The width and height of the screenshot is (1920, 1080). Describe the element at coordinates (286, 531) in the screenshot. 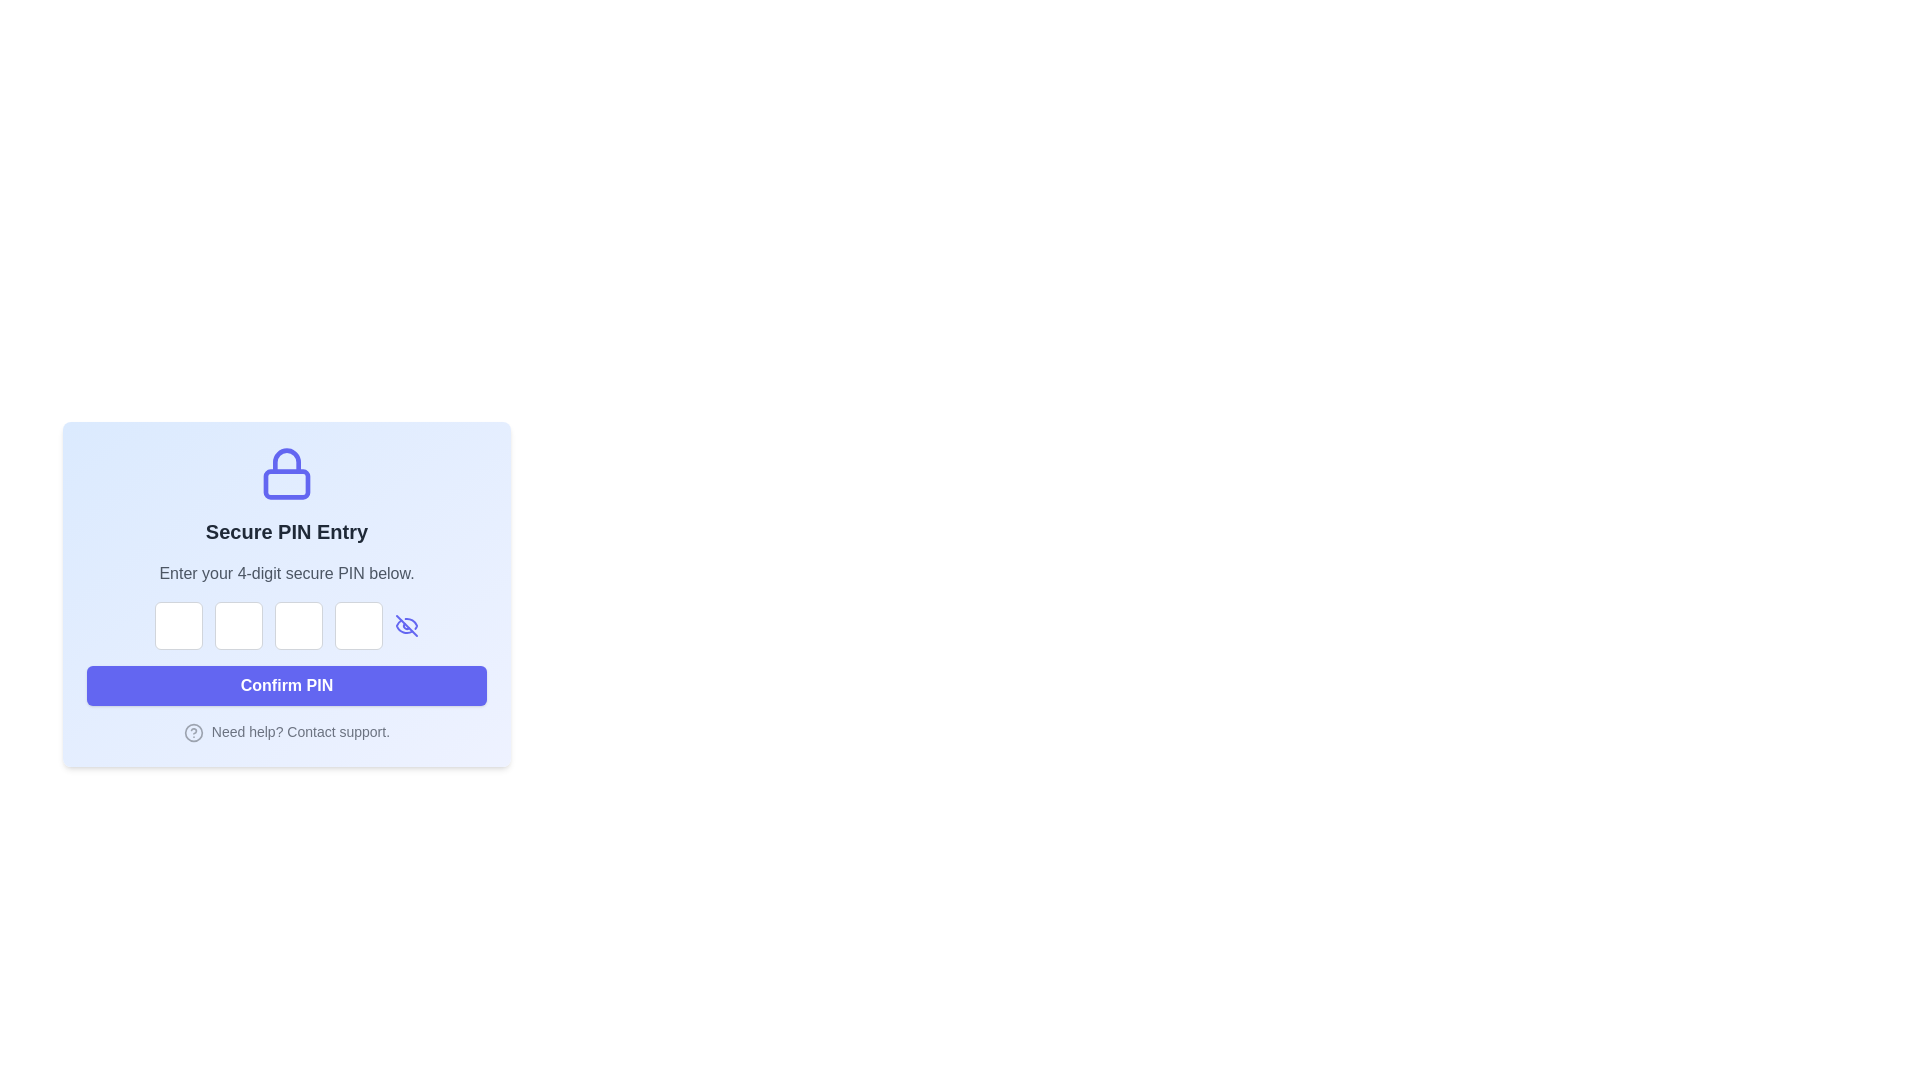

I see `the header text that introduces the secure PIN input functionality, located at the top of the card interface below the lock icon` at that location.